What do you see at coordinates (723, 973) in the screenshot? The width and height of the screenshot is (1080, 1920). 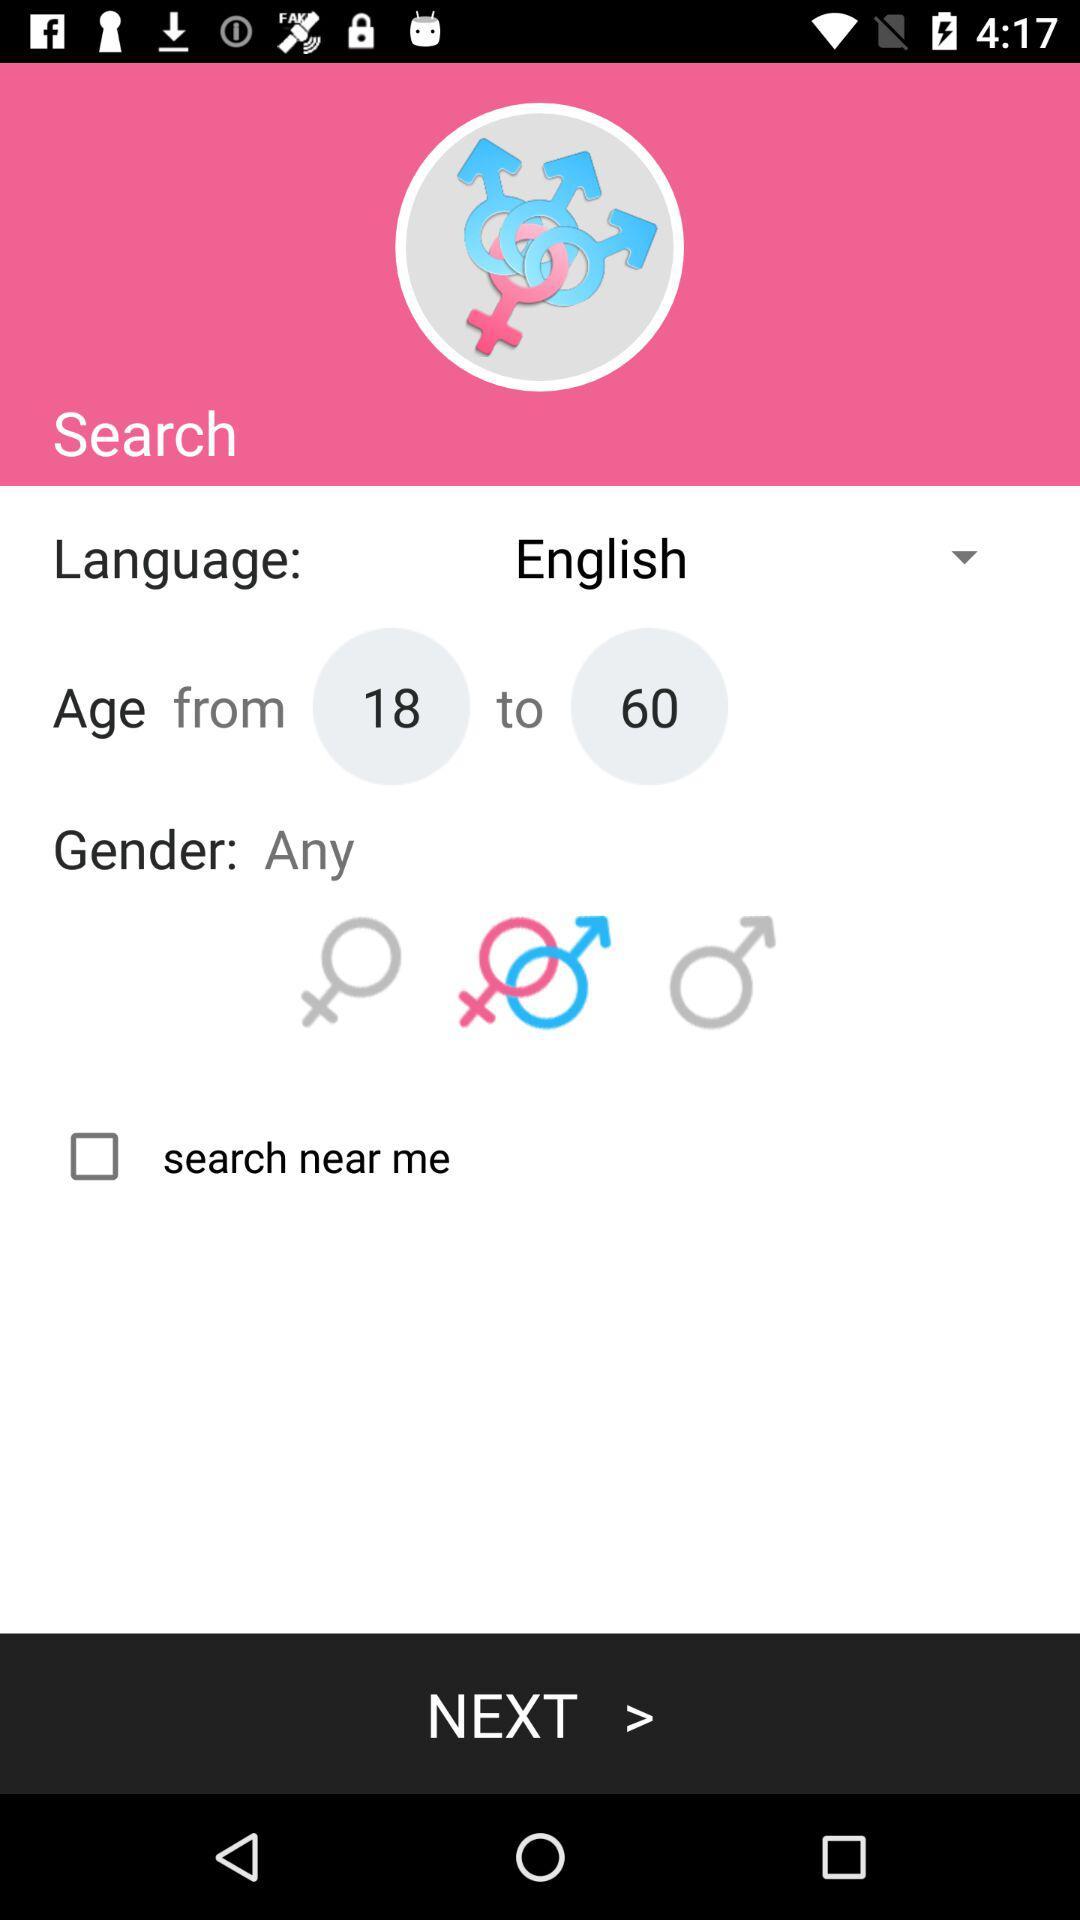 I see `gender male` at bounding box center [723, 973].